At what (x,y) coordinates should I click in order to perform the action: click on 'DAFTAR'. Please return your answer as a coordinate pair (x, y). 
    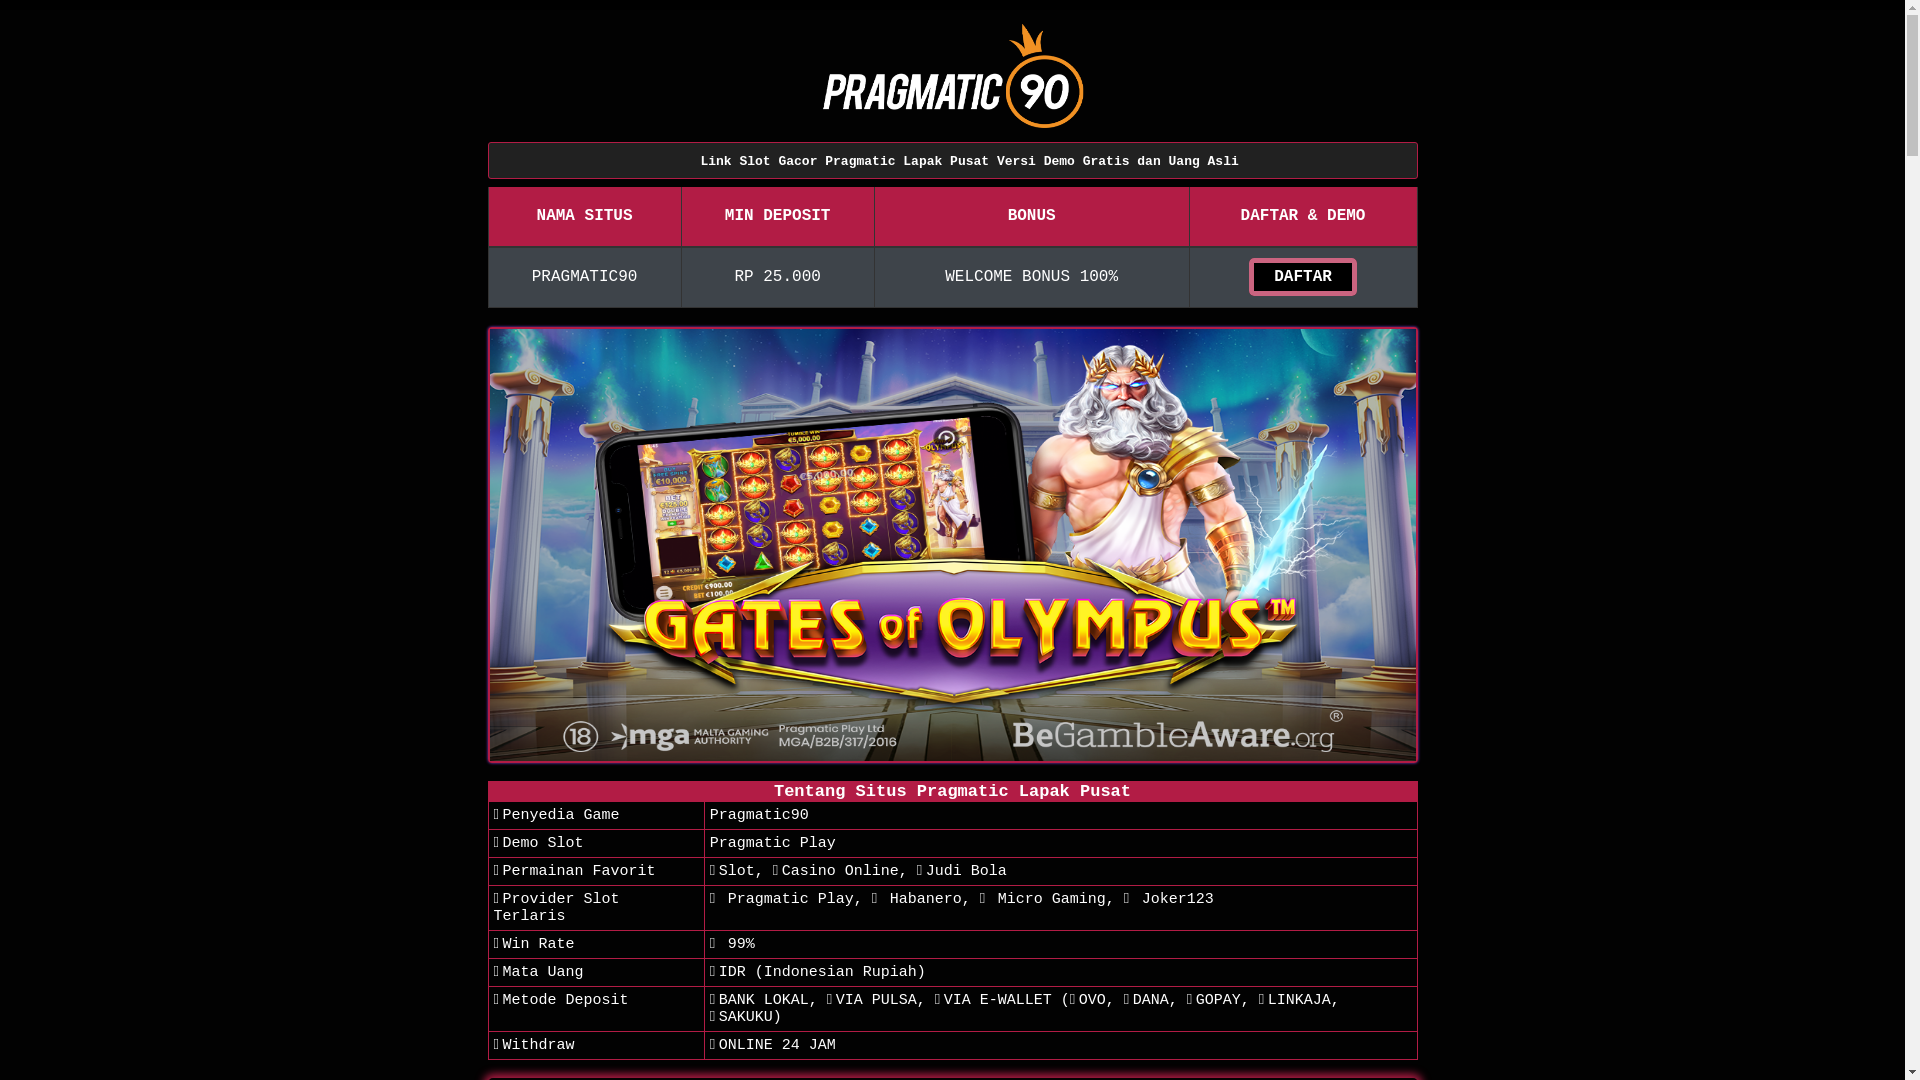
    Looking at the image, I should click on (1302, 277).